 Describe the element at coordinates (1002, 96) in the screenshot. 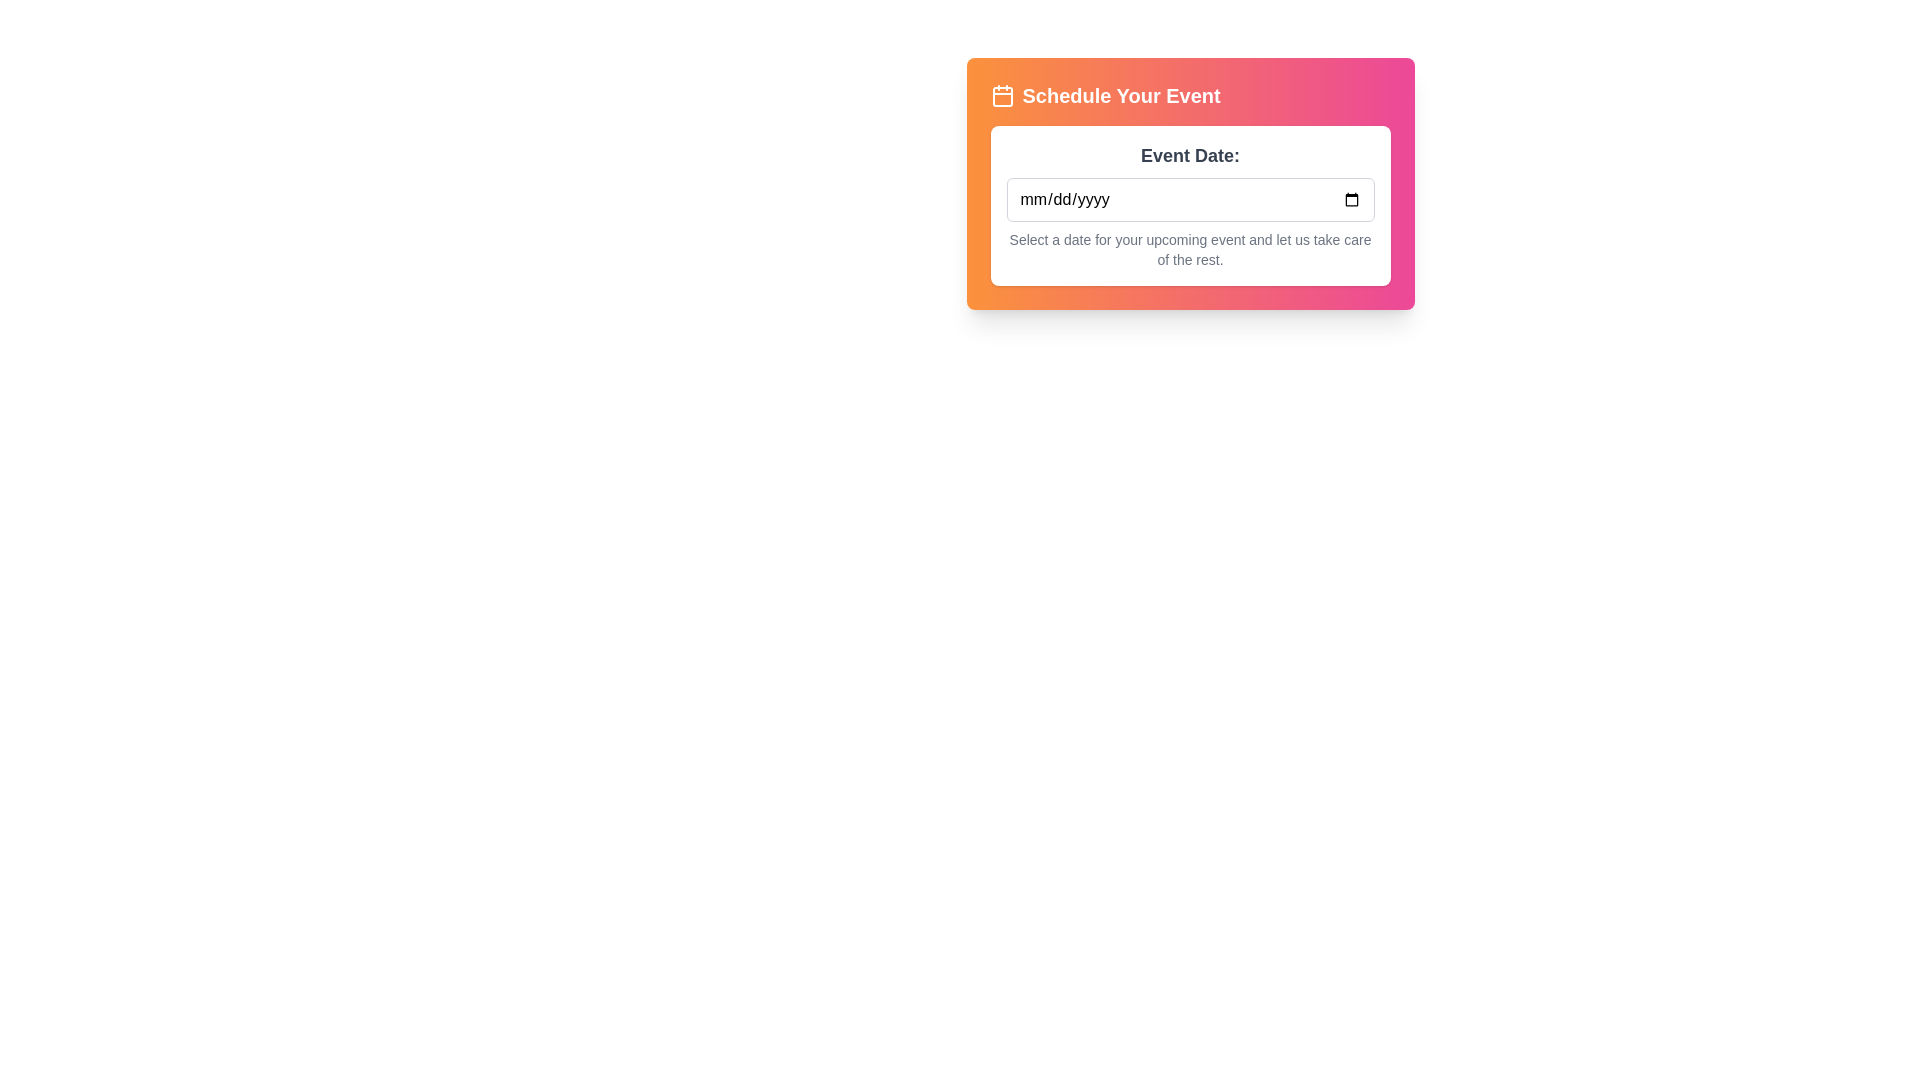

I see `the calendar icon, which is a modern square icon with rounded corners located to the left of the 'Schedule Your Event' text in the header section of the modal` at that location.